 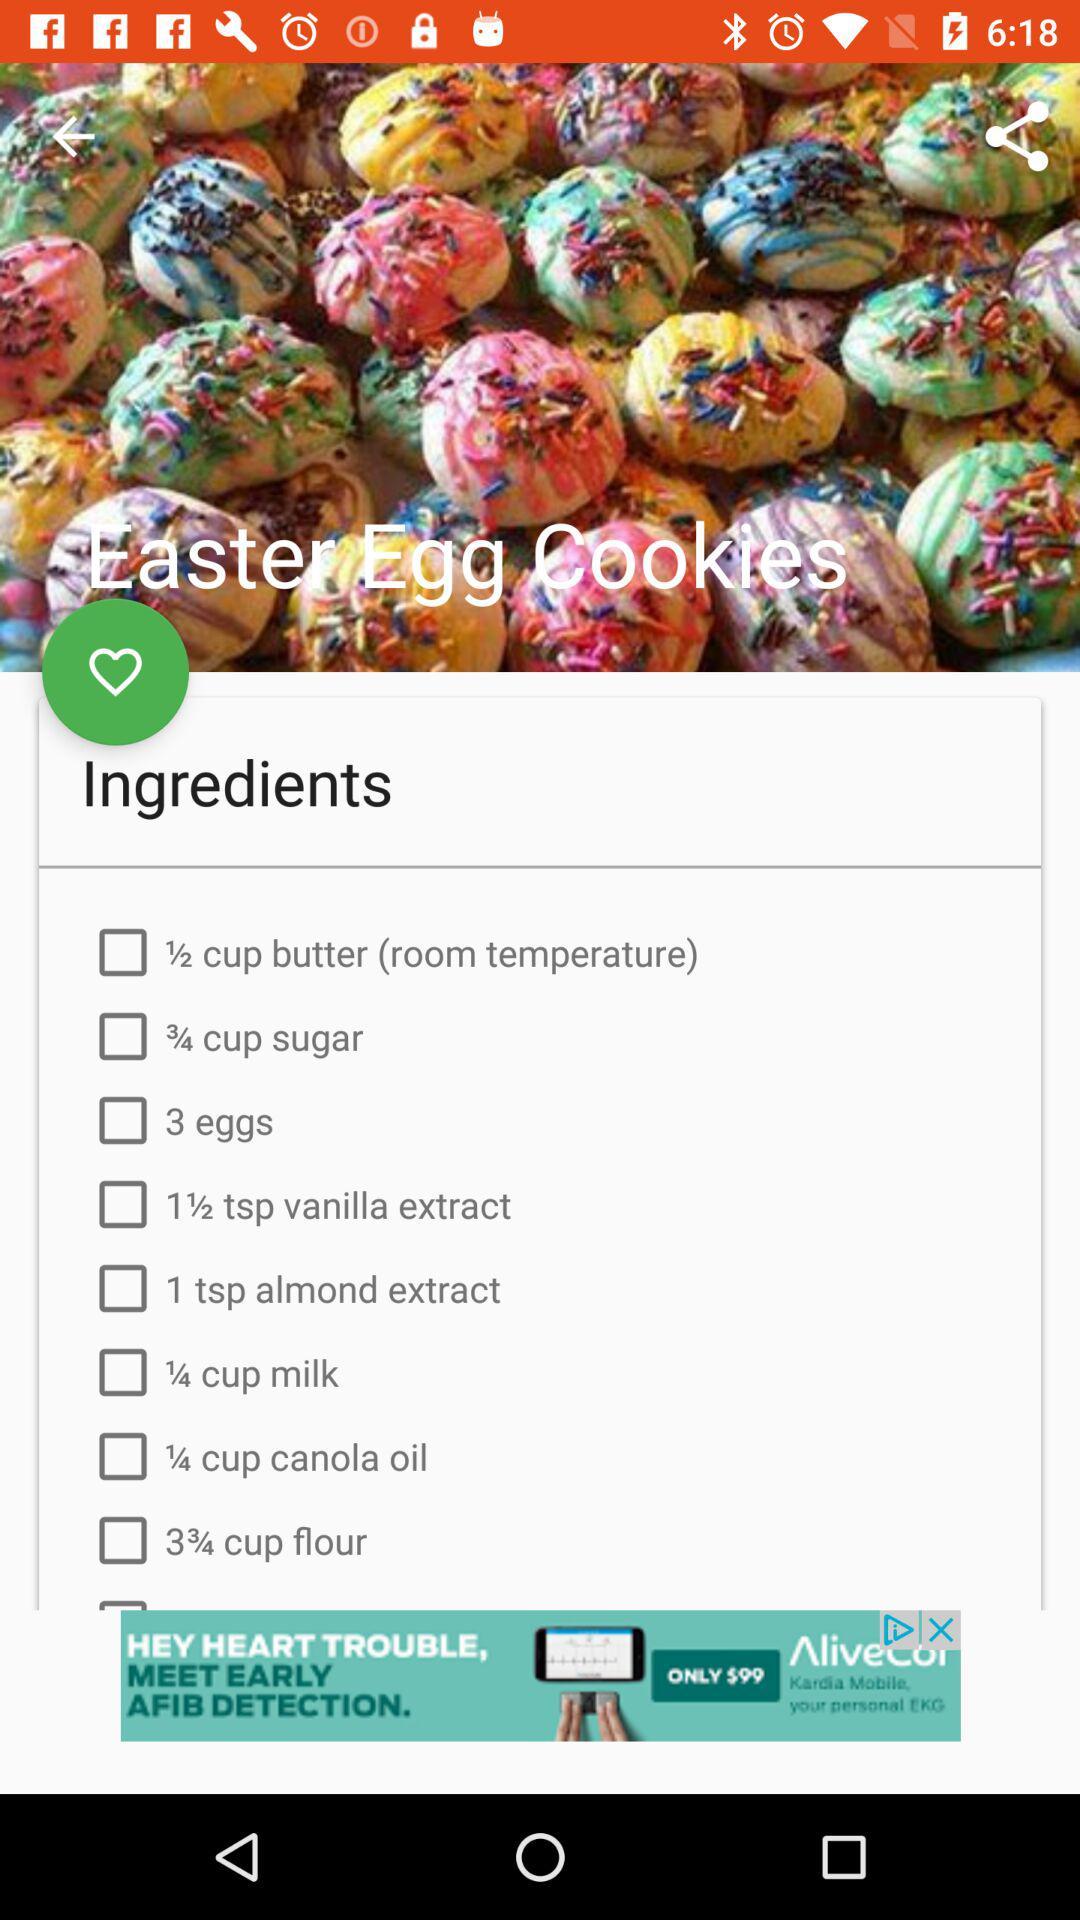 I want to click on to like and save this recipe, so click(x=115, y=672).